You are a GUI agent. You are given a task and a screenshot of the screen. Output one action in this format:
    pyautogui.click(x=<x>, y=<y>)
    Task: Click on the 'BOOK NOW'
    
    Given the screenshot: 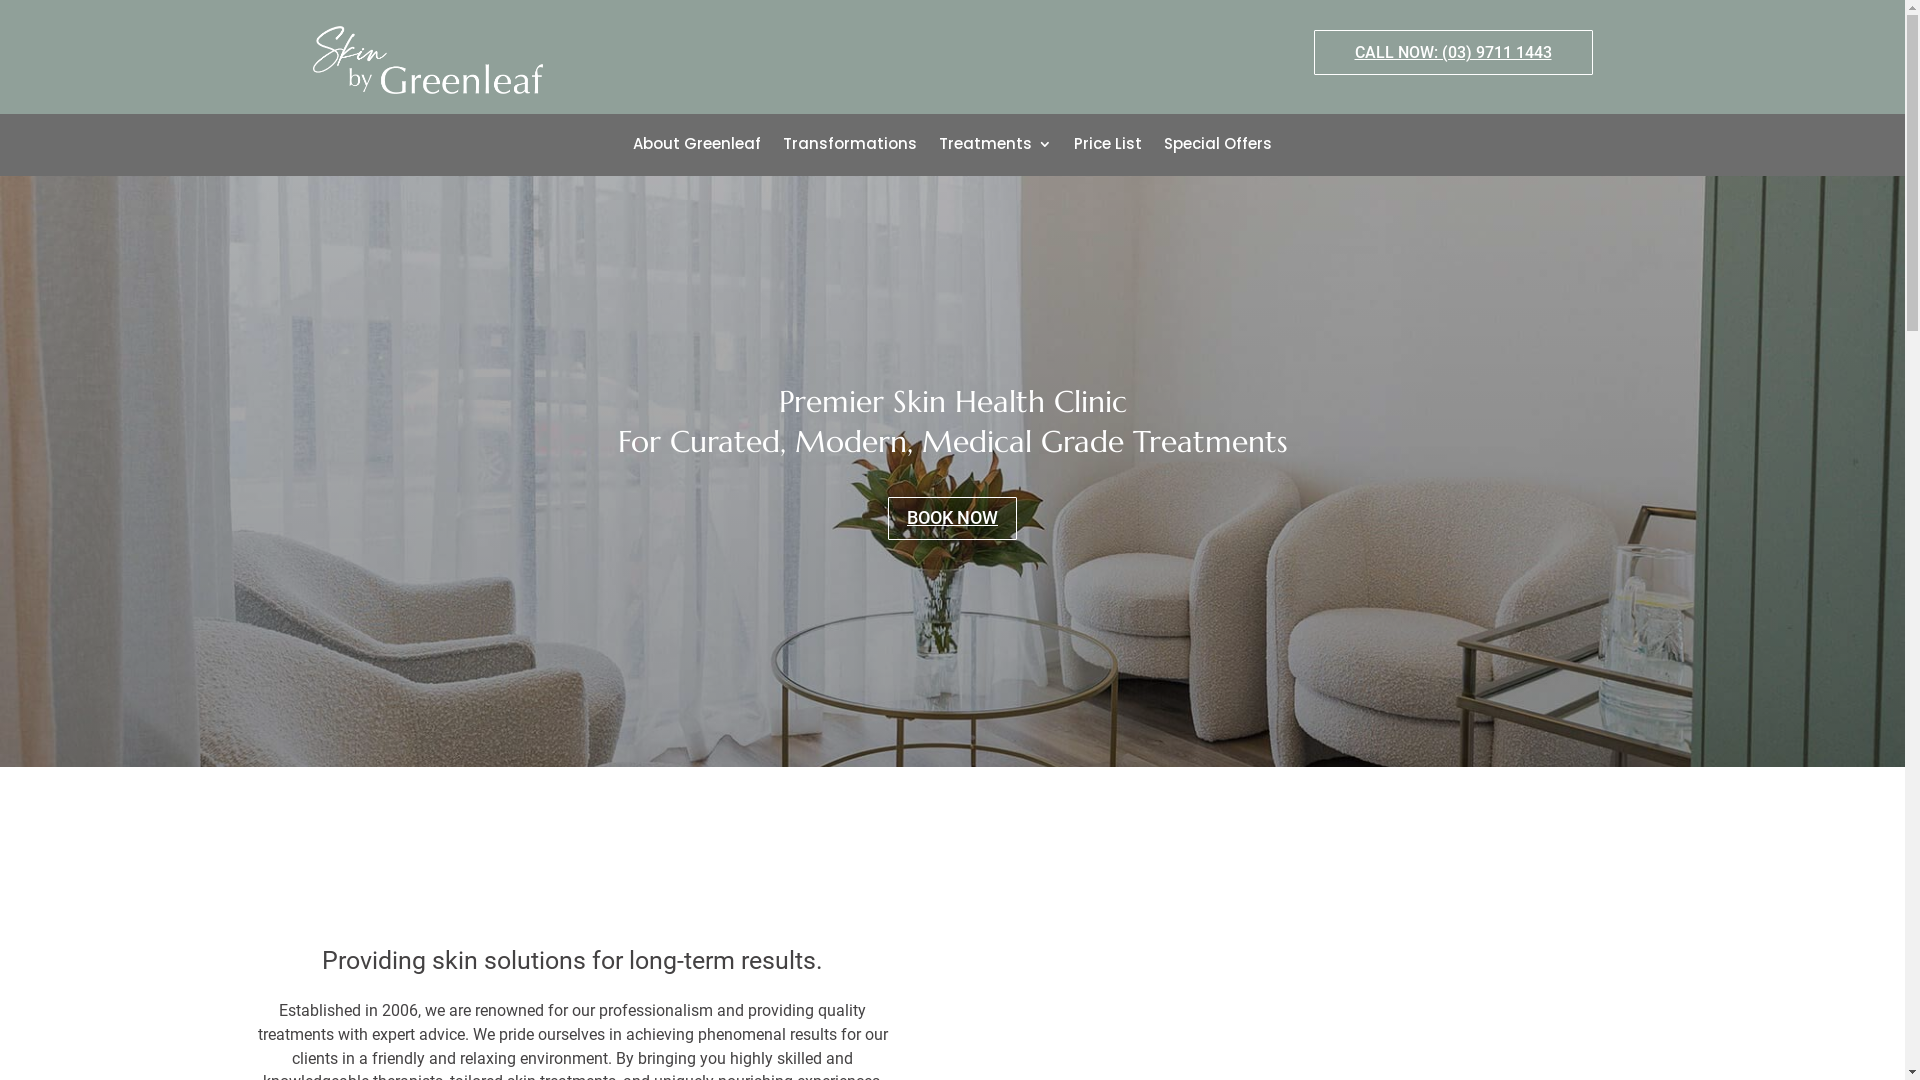 What is the action you would take?
    pyautogui.click(x=951, y=517)
    